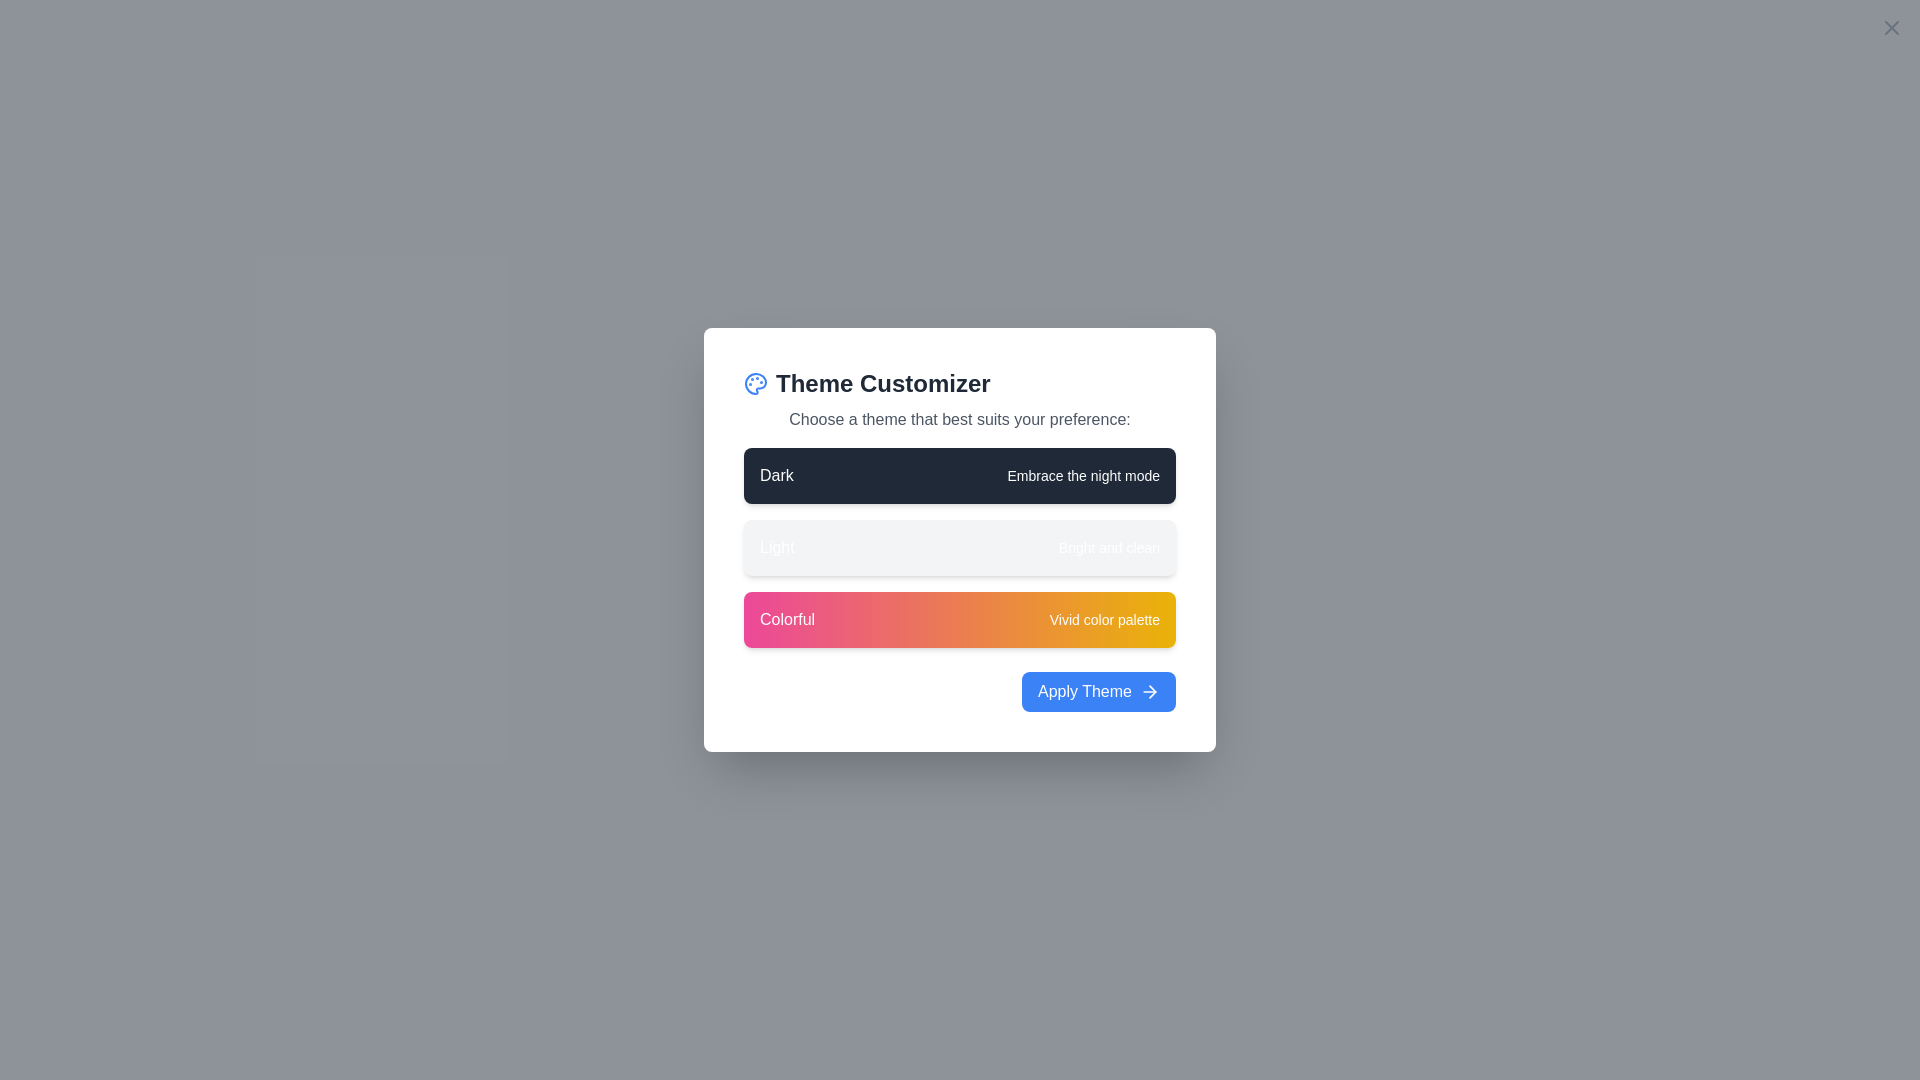 Image resolution: width=1920 pixels, height=1080 pixels. What do you see at coordinates (960, 547) in the screenshot?
I see `the Selectable Theme Option labeled 'Light' in the Theme Customizer` at bounding box center [960, 547].